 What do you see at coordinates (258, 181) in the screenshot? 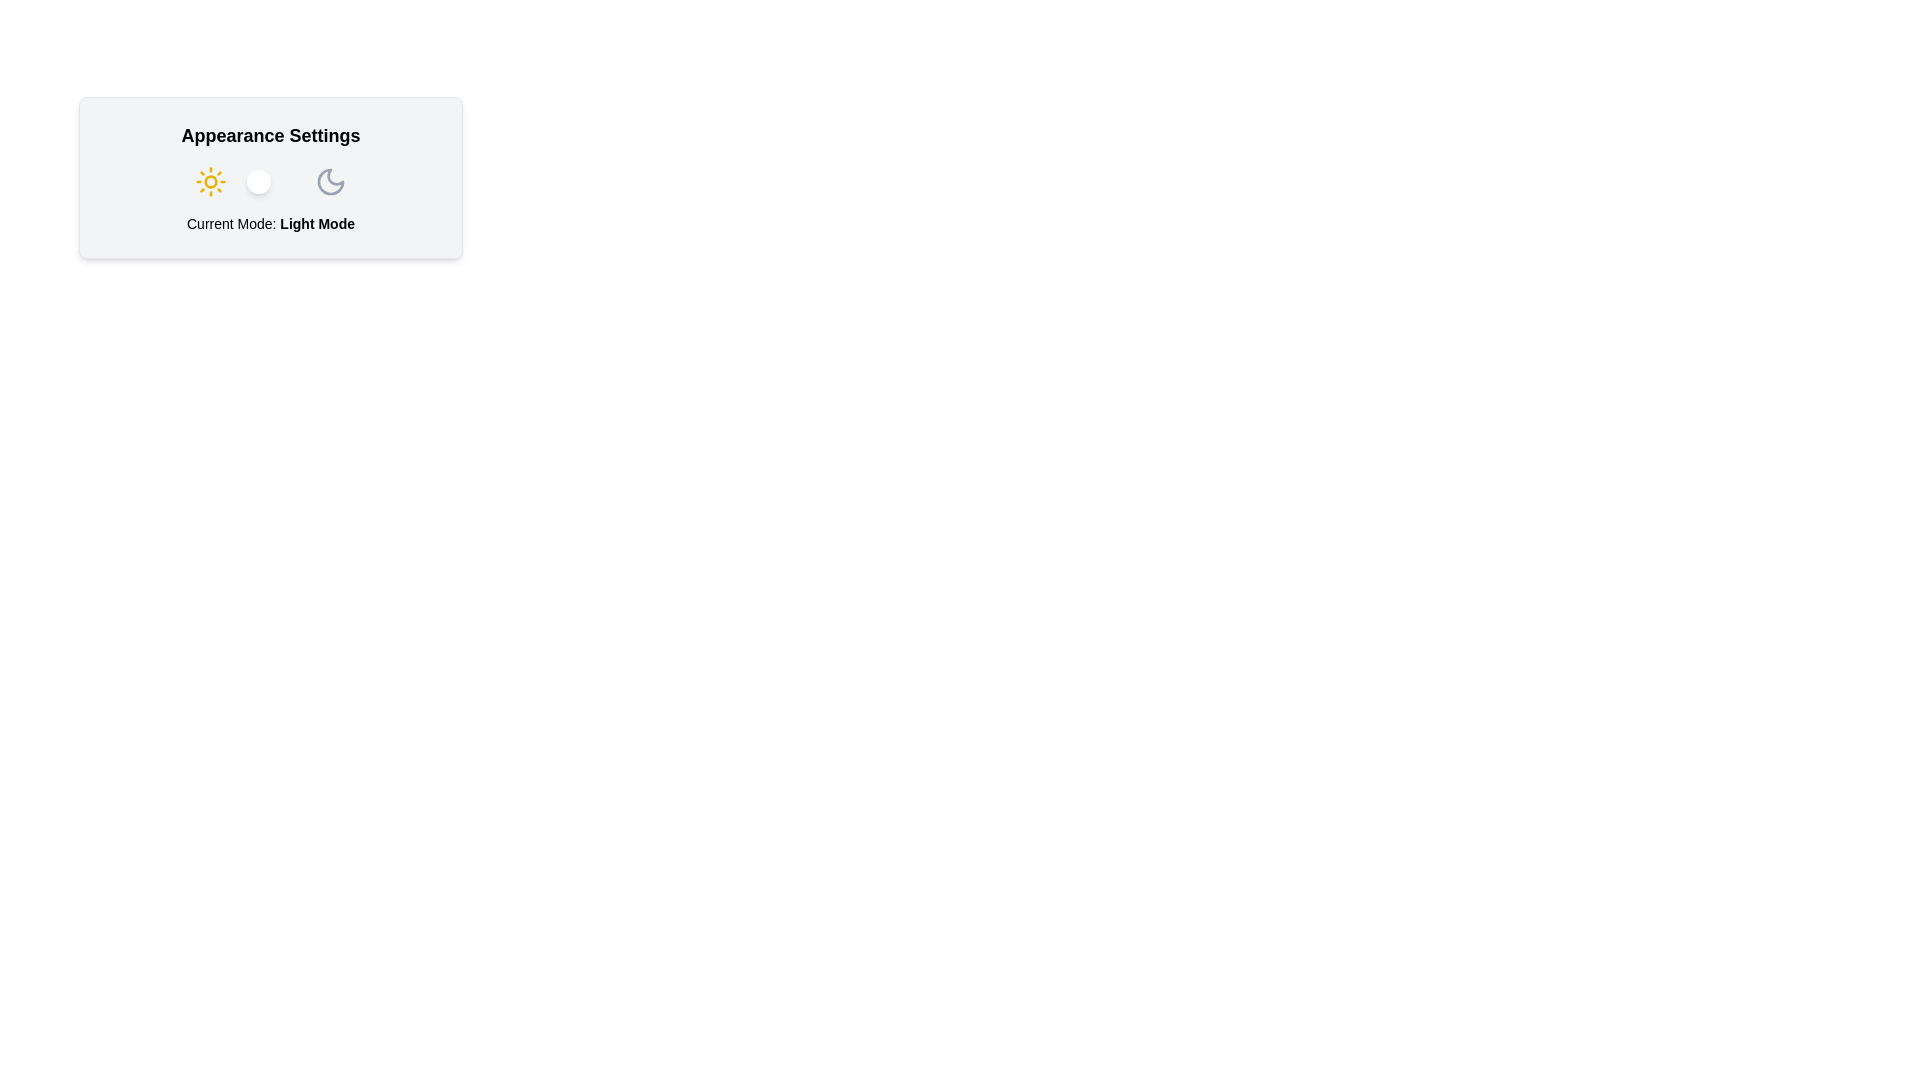
I see `the toggle switch handle located on the left side of the blue pill-shaped toggle in the Appearance Settings panel` at bounding box center [258, 181].